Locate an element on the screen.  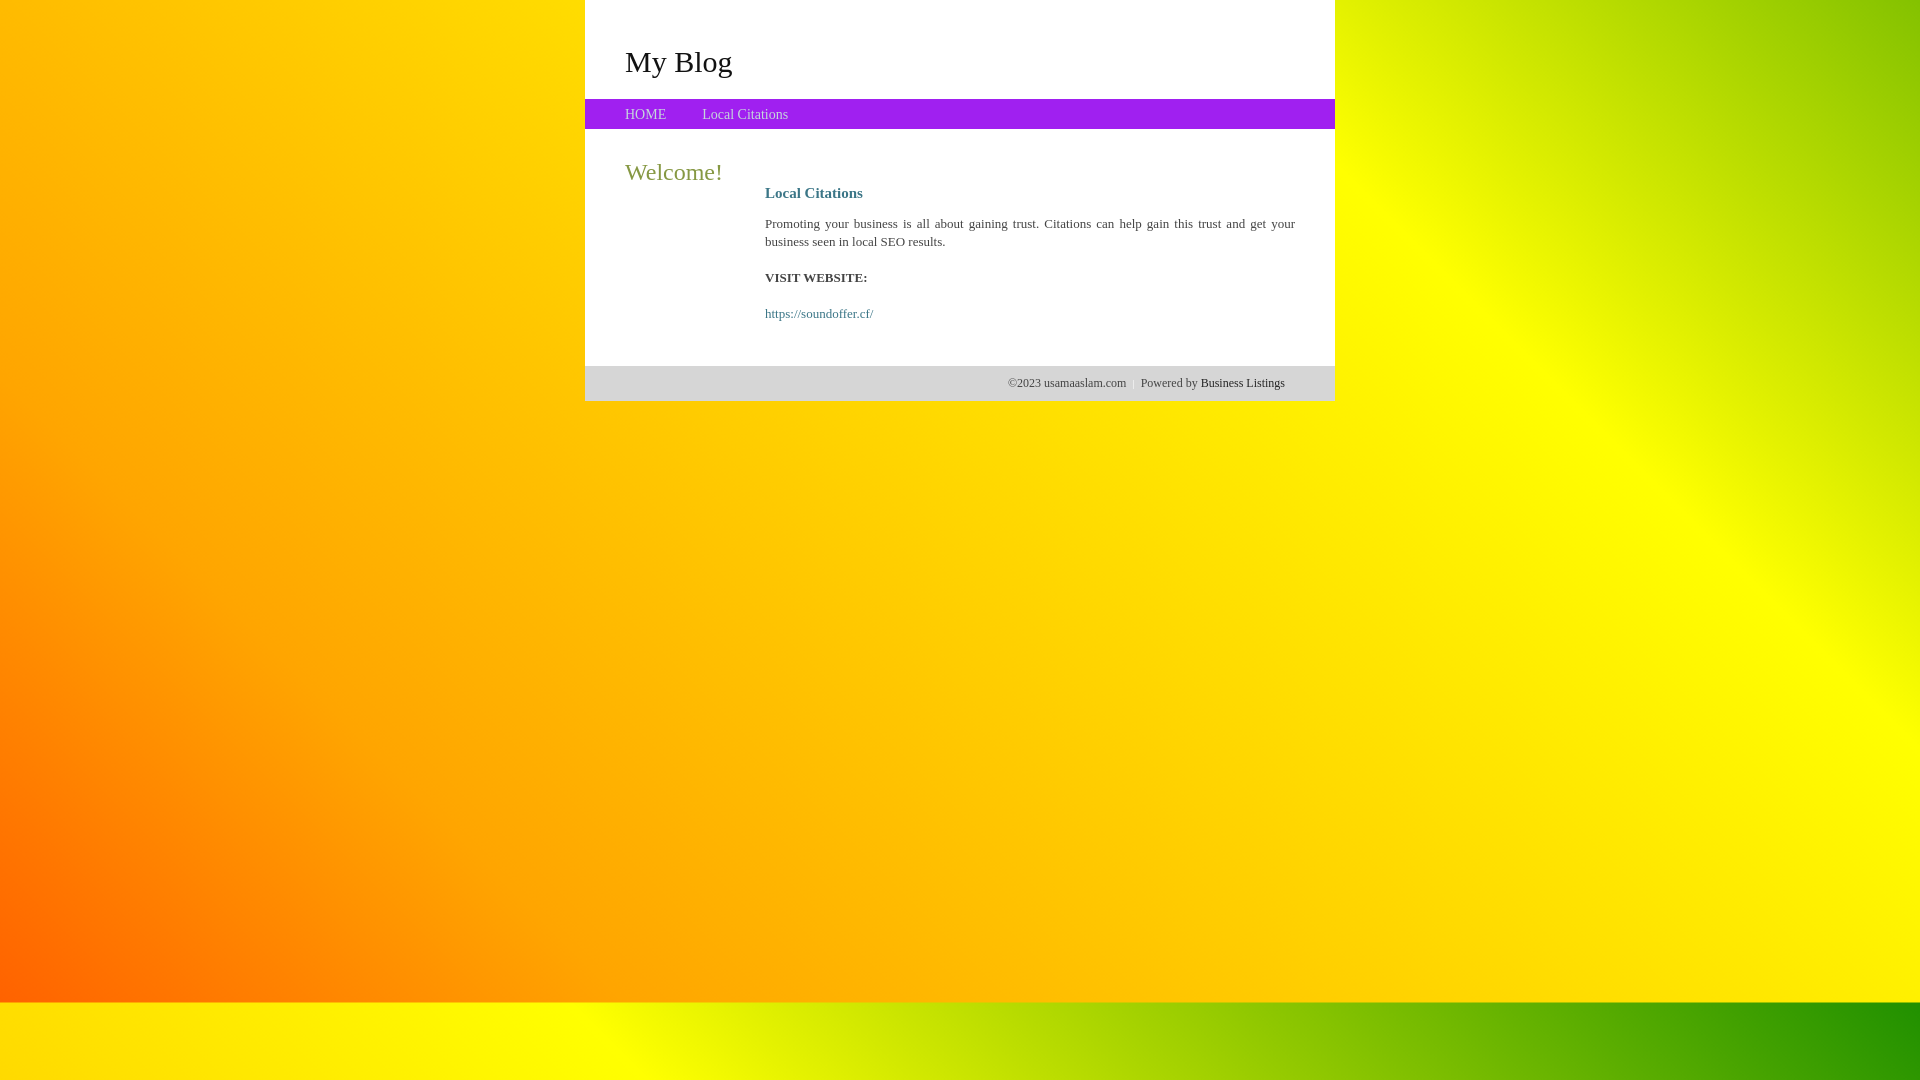
'Local Citations' is located at coordinates (701, 114).